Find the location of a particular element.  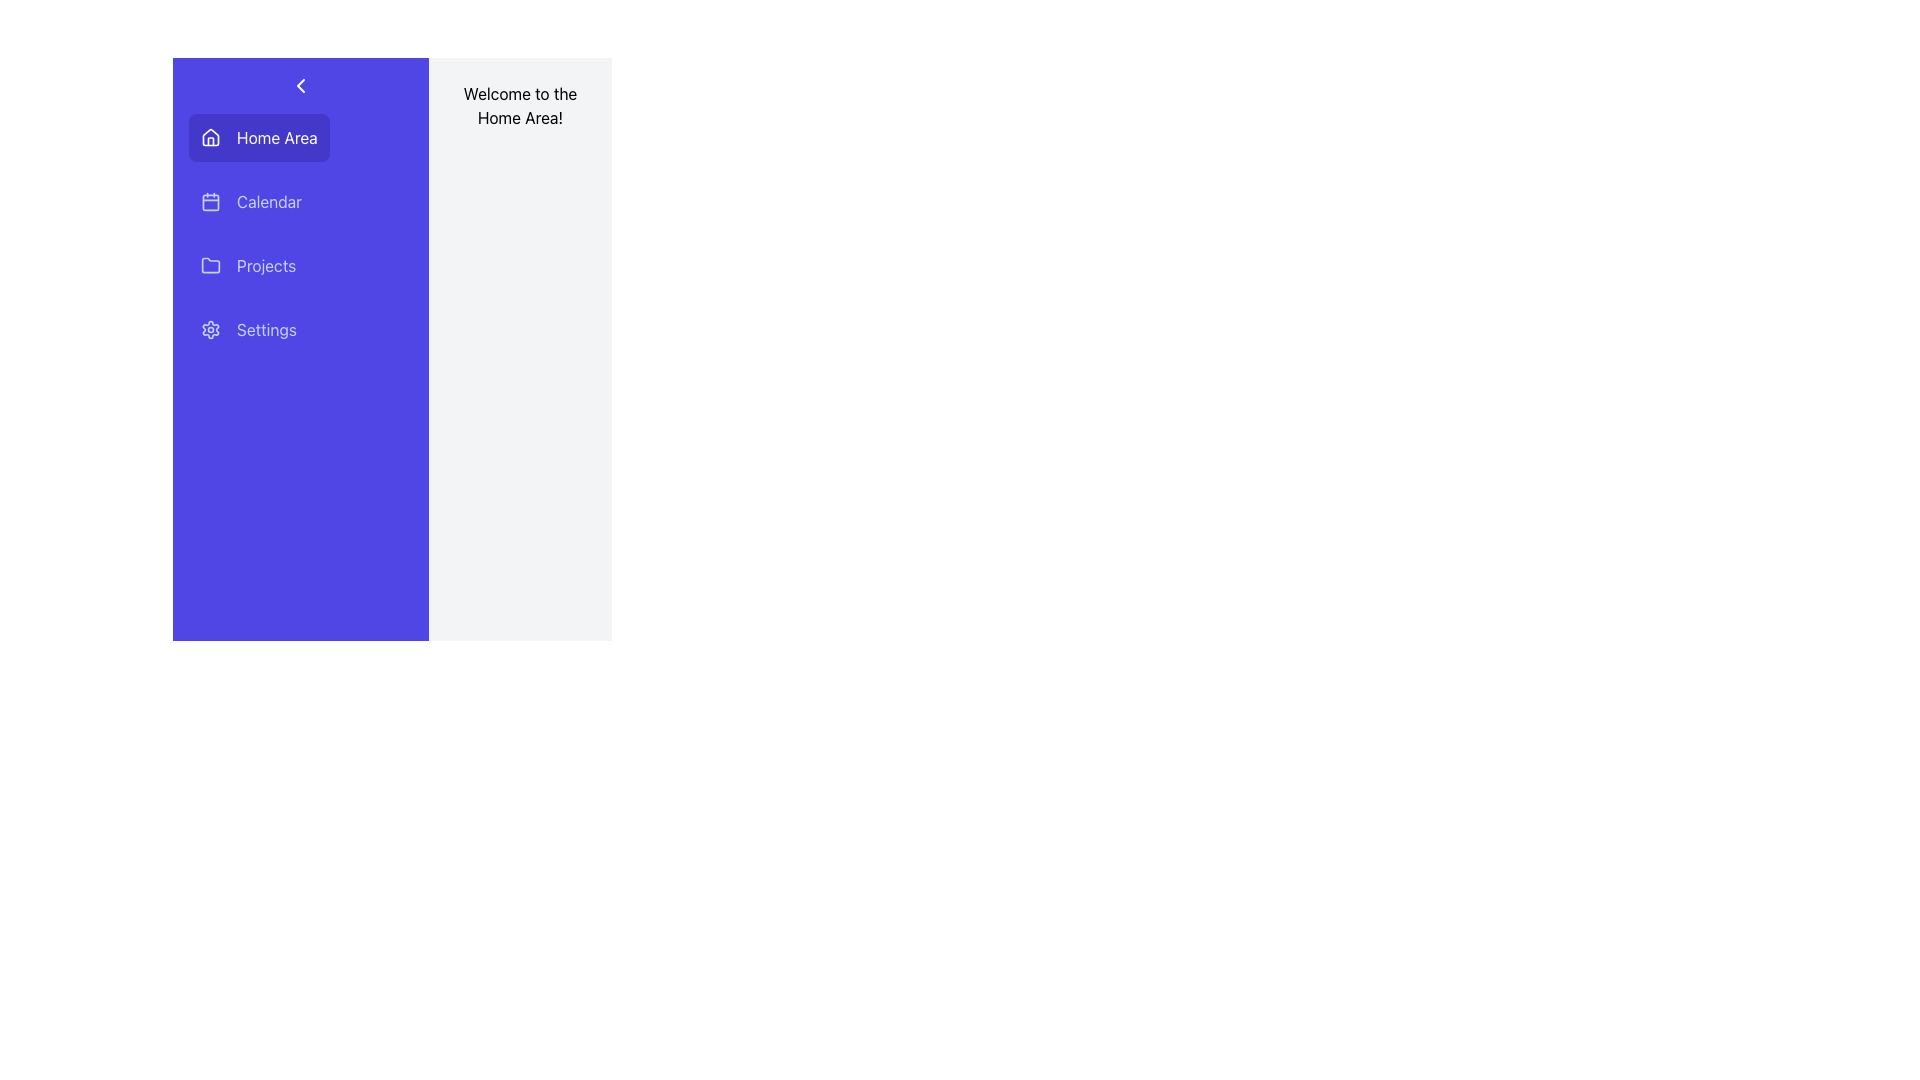

the primary house icon located in the sidebar is located at coordinates (211, 136).